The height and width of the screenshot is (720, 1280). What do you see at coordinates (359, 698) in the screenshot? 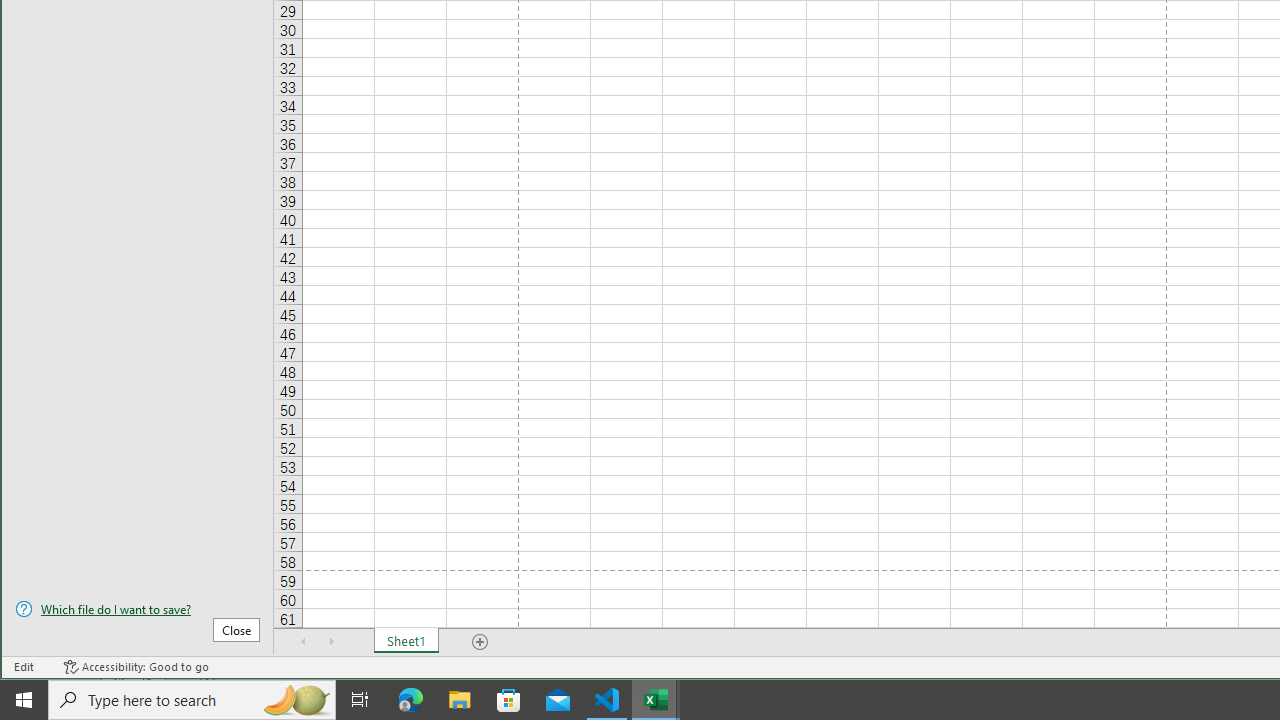
I see `'Task View'` at bounding box center [359, 698].